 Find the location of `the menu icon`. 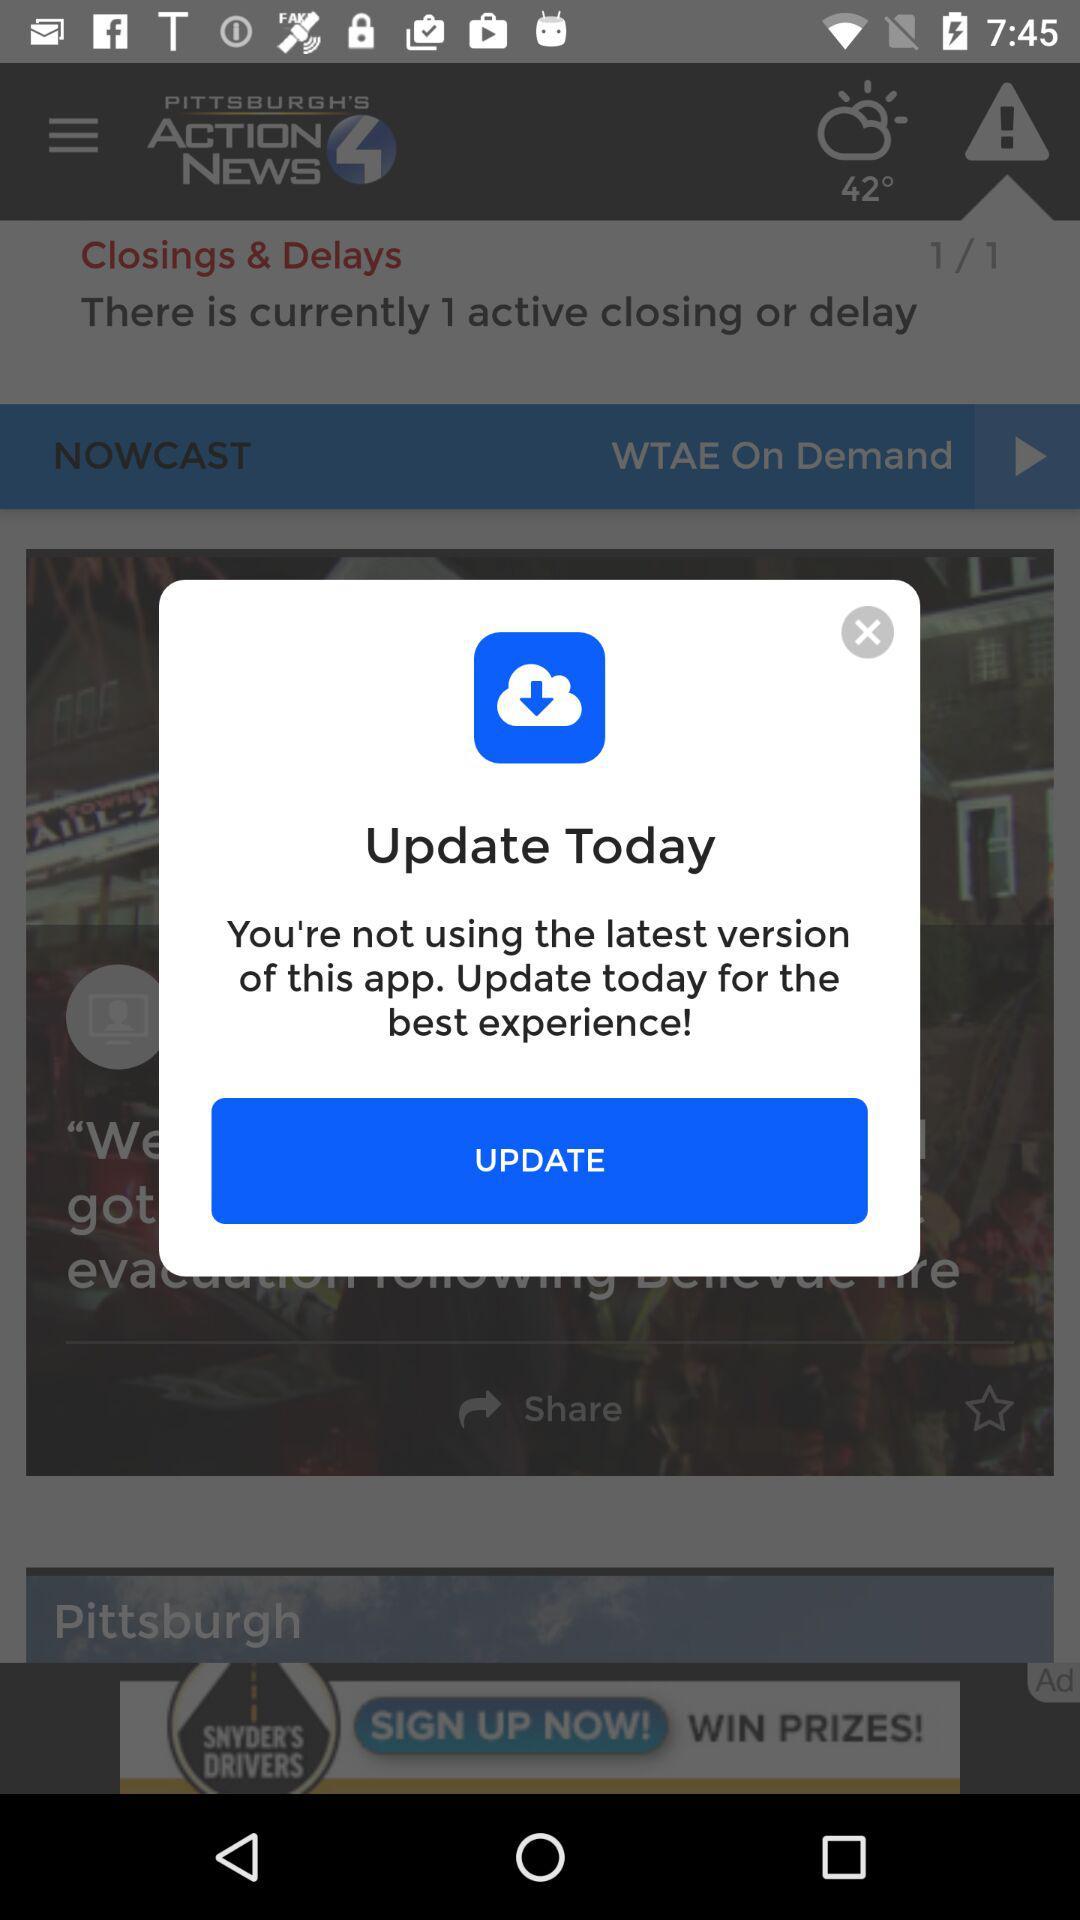

the menu icon is located at coordinates (72, 135).